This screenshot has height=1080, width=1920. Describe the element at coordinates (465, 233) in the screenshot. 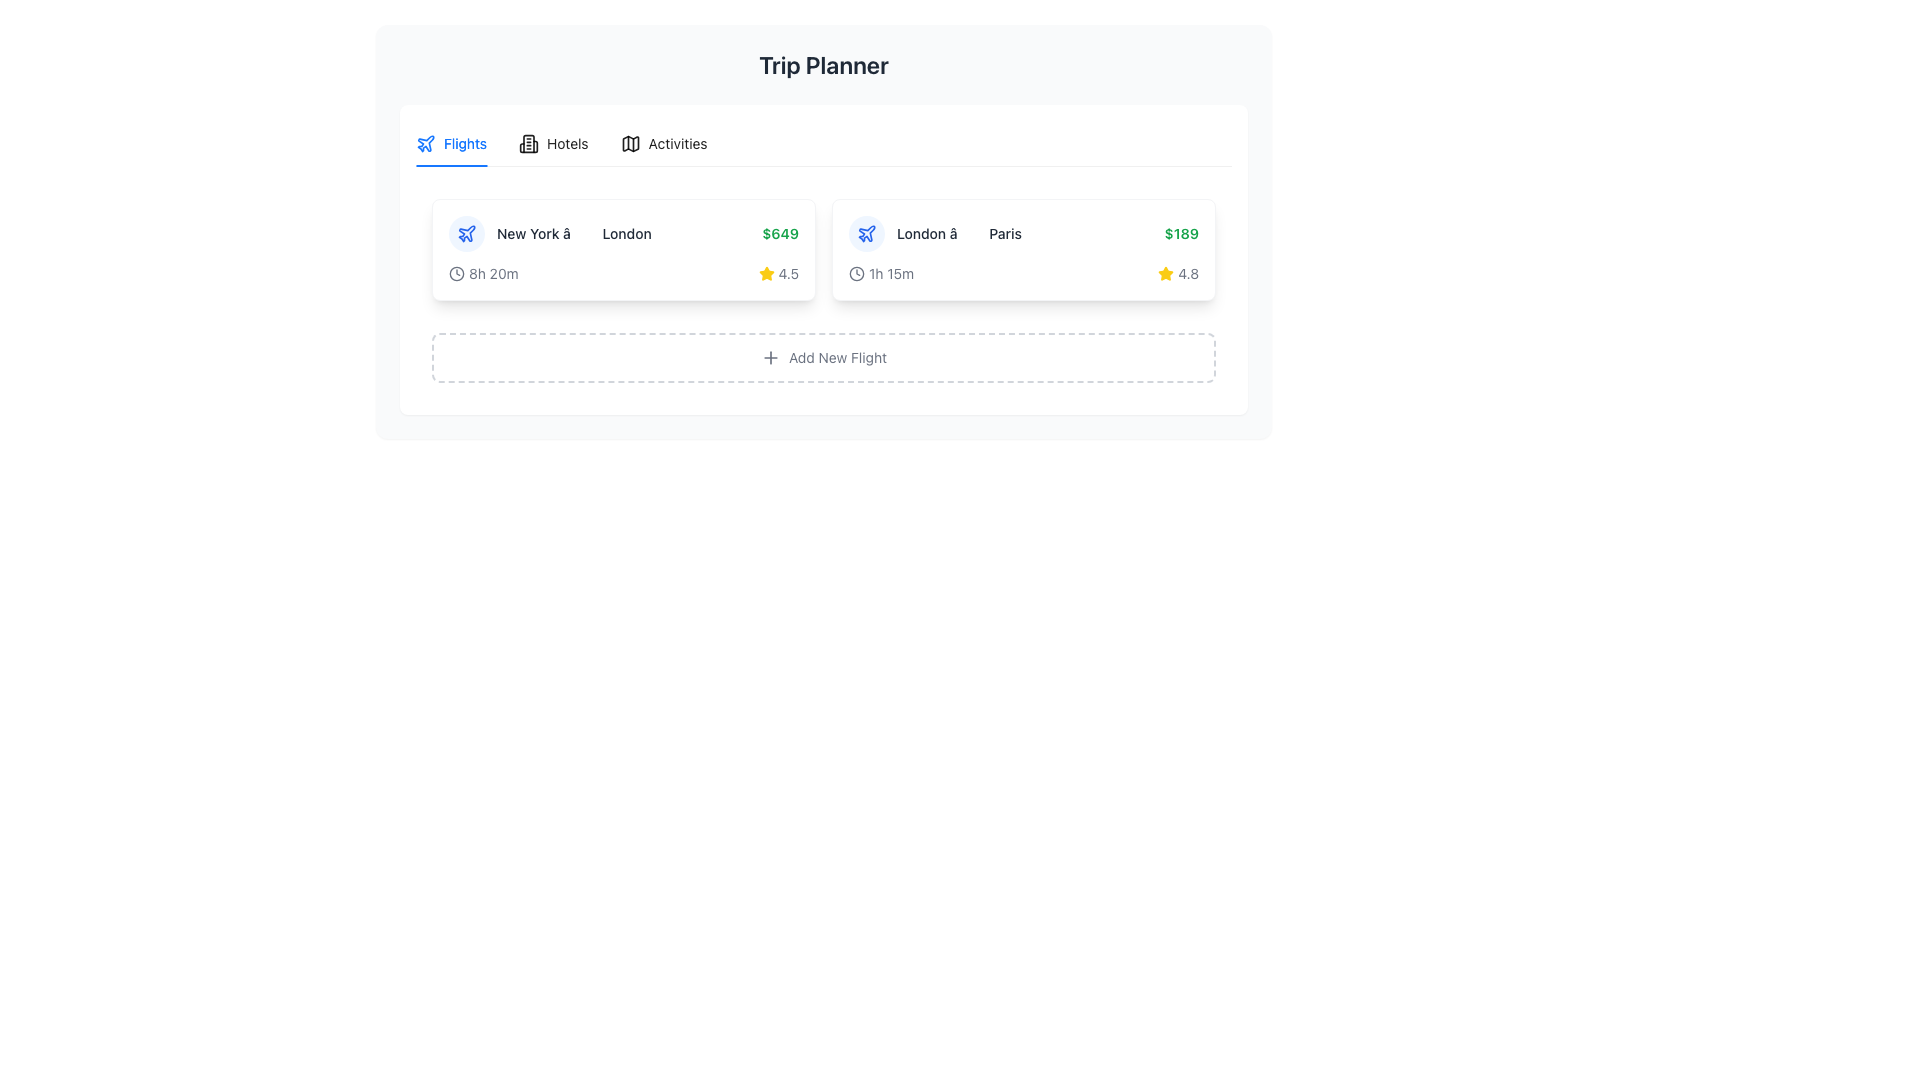

I see `the circular light blue icon featuring a blue airplane symbol, which is positioned to the left of the text 'New York â†’ London' within the flight details section` at that location.